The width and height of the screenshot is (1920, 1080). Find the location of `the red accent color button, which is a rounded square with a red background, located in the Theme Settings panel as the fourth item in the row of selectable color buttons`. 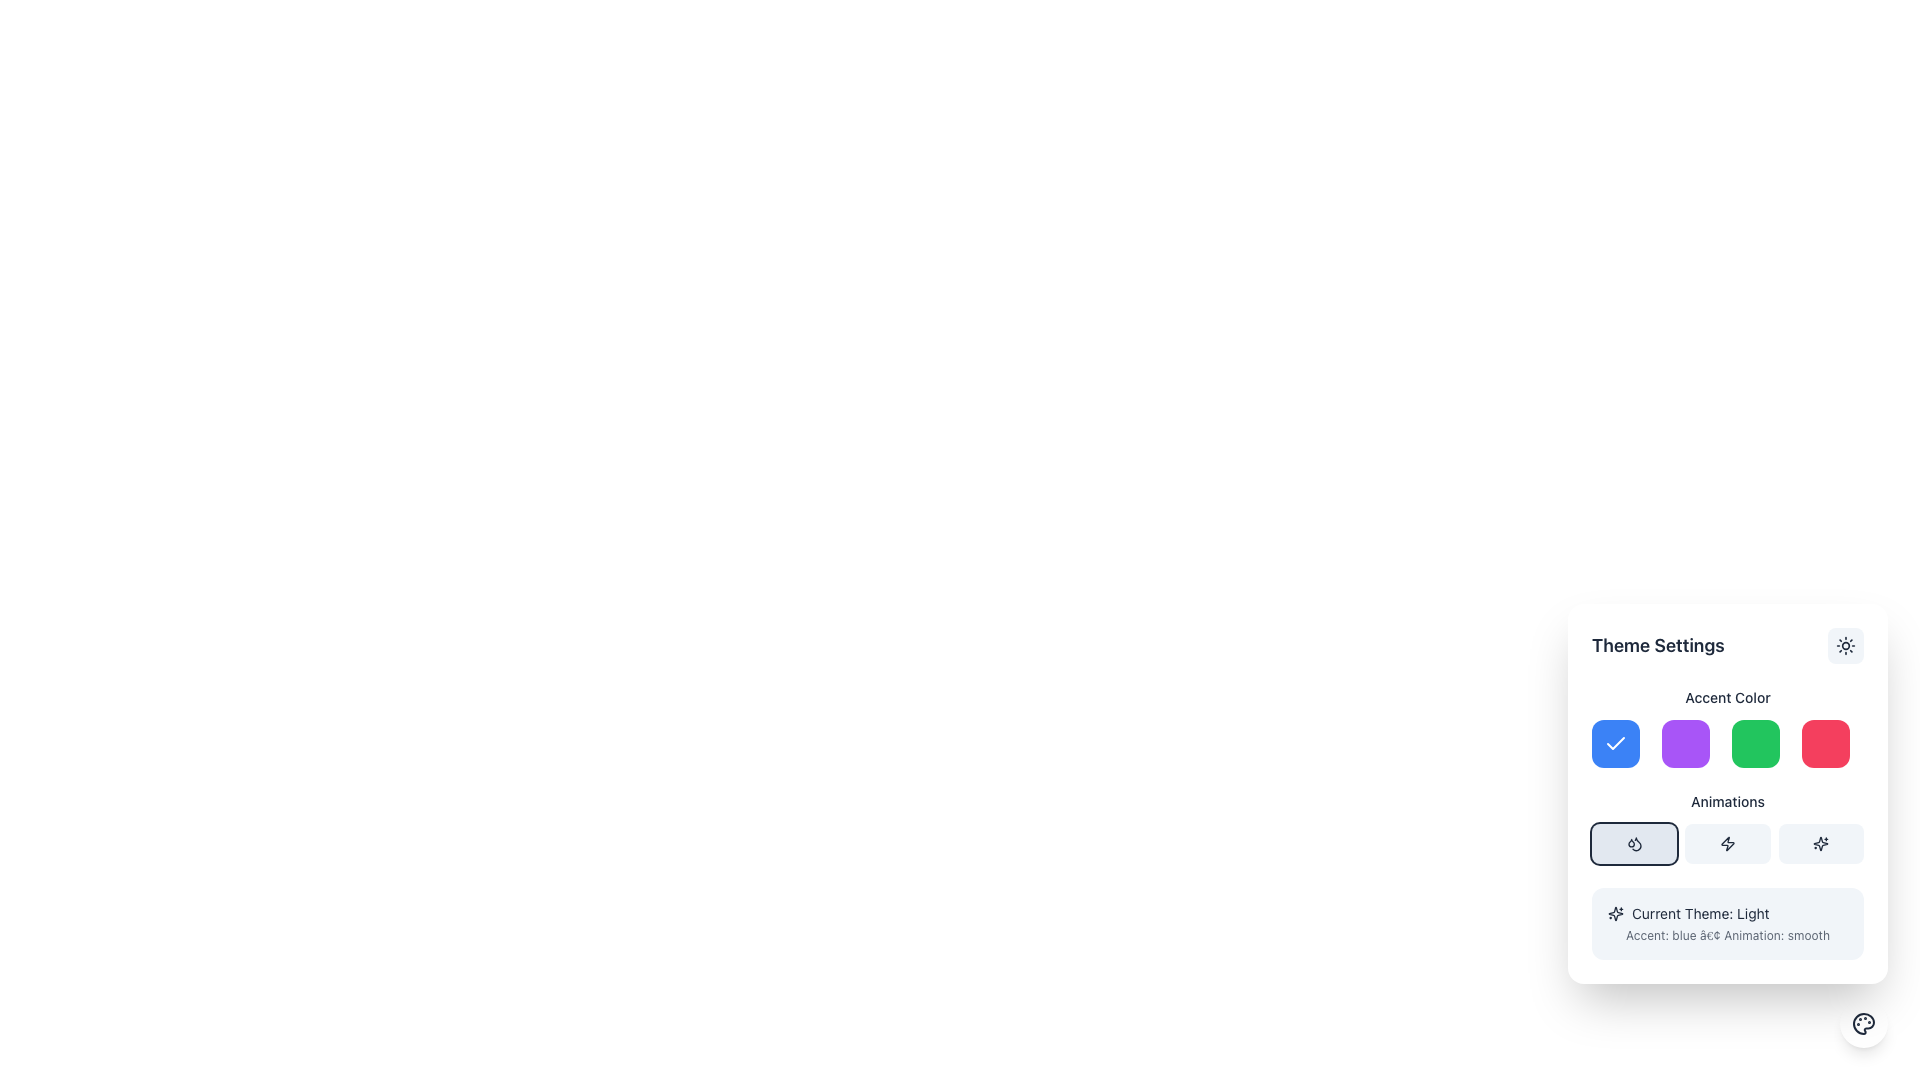

the red accent color button, which is a rounded square with a red background, located in the Theme Settings panel as the fourth item in the row of selectable color buttons is located at coordinates (1825, 744).